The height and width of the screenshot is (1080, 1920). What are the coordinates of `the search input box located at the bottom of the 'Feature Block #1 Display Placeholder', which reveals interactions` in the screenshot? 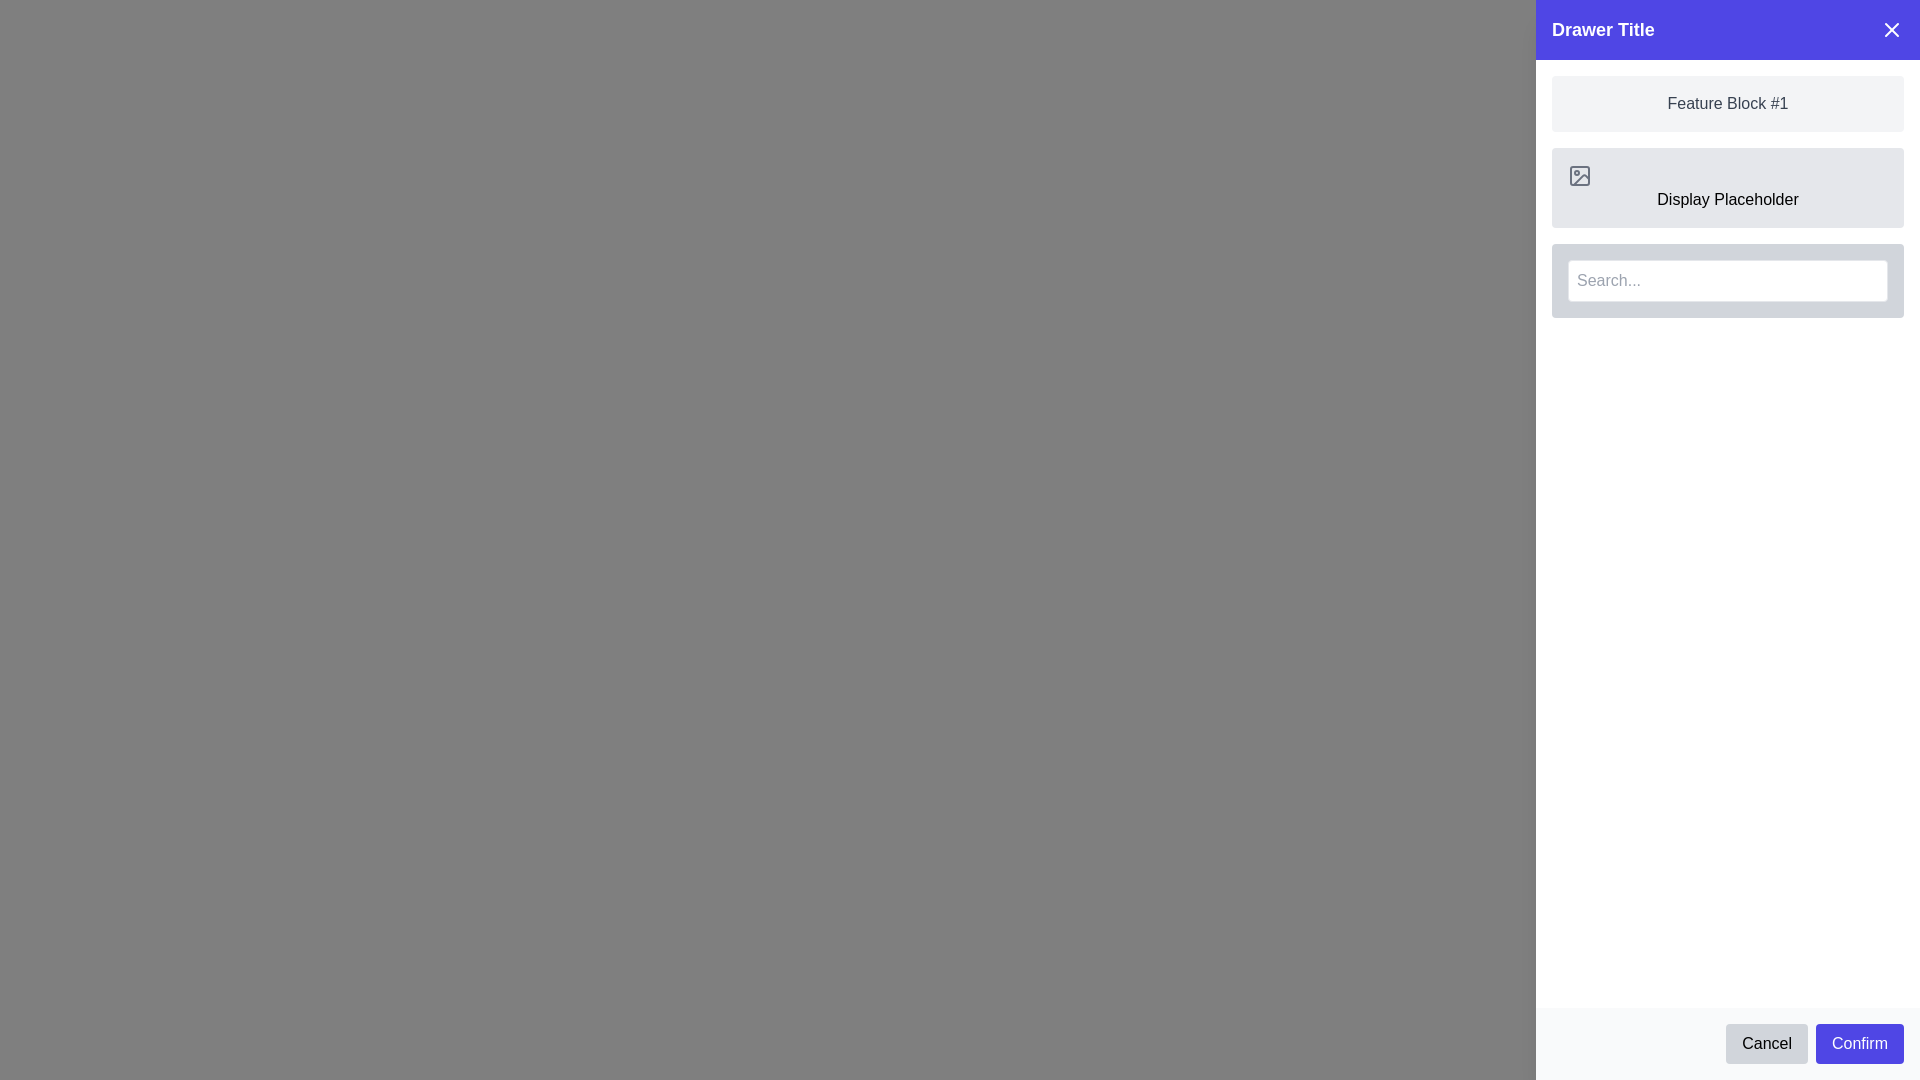 It's located at (1727, 281).